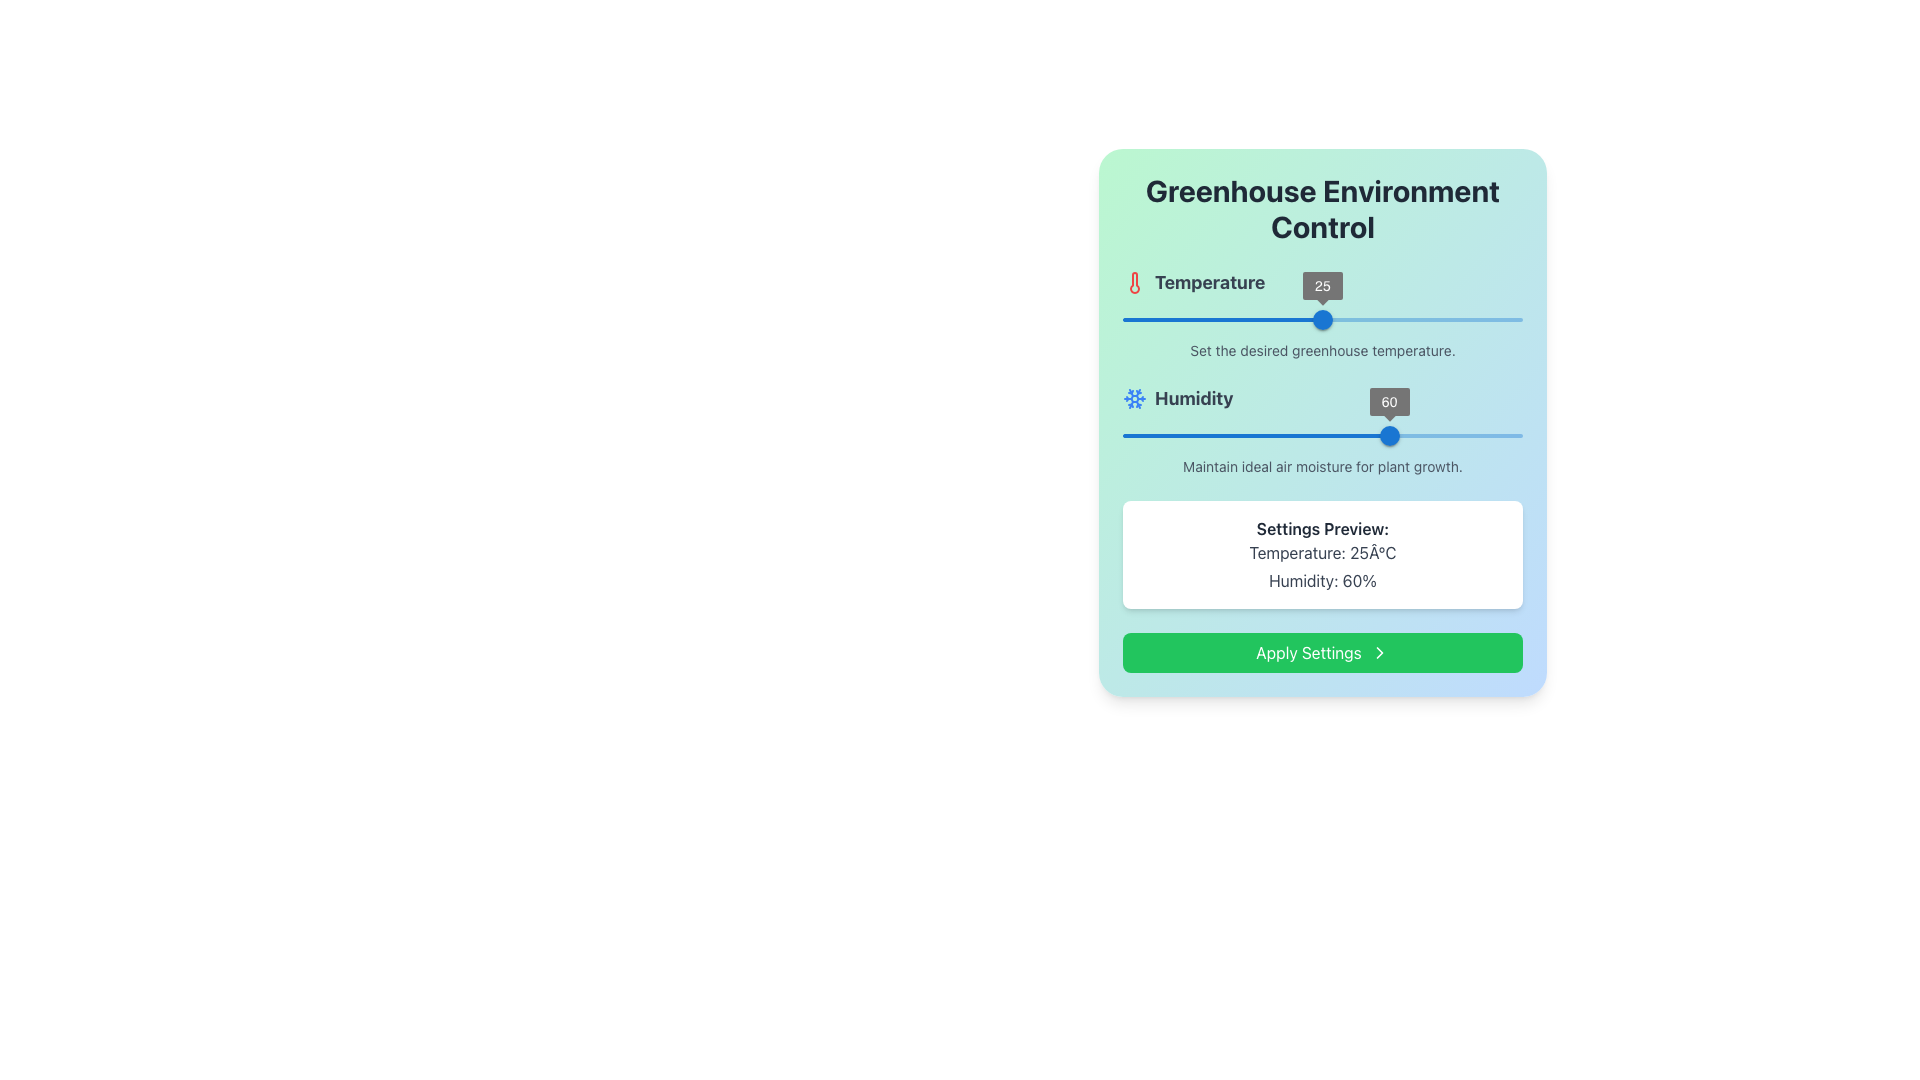 This screenshot has height=1080, width=1920. Describe the element at coordinates (1388, 401) in the screenshot. I see `the Value label that displays the current value (60) of the 'Humidity' slider, which is positioned slightly above the second slider in the middle of the track` at that location.